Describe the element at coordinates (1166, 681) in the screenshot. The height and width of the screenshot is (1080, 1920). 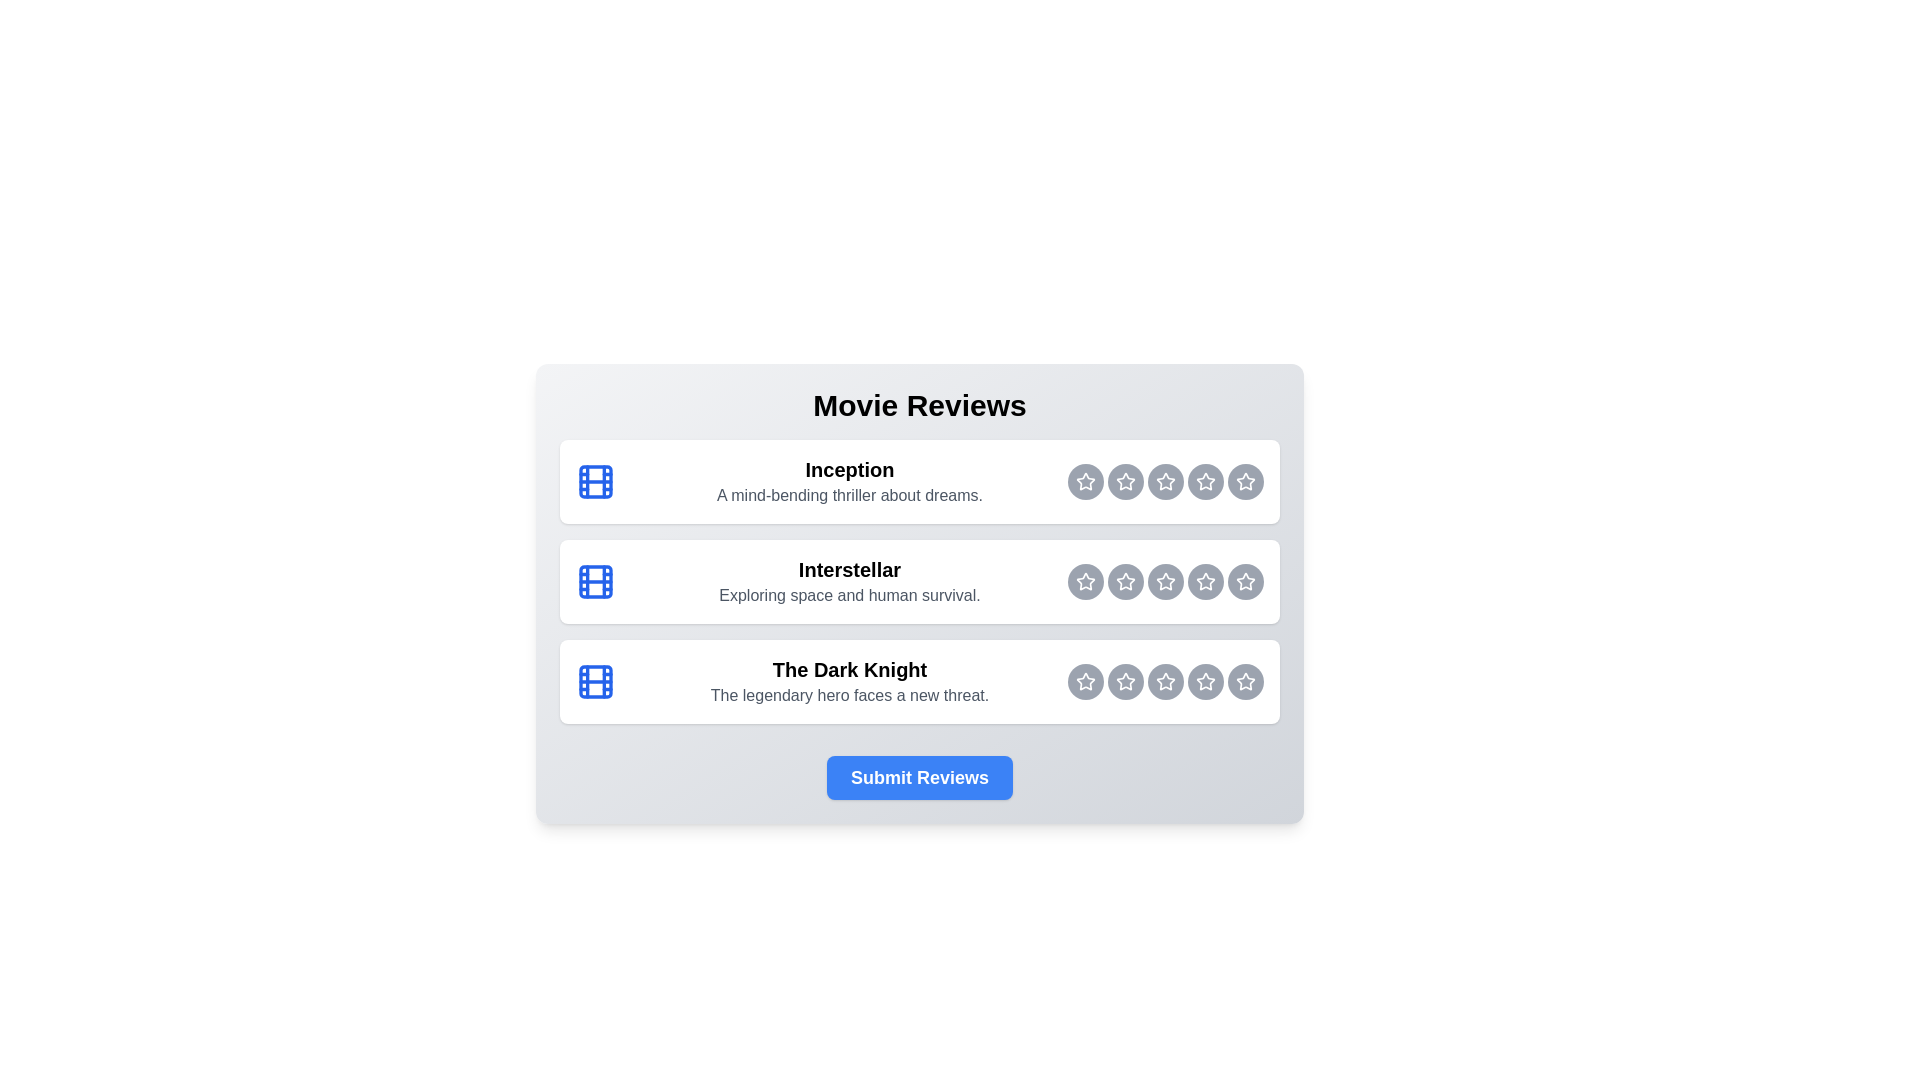
I see `the rating button for The Dark Knight at 3 stars` at that location.